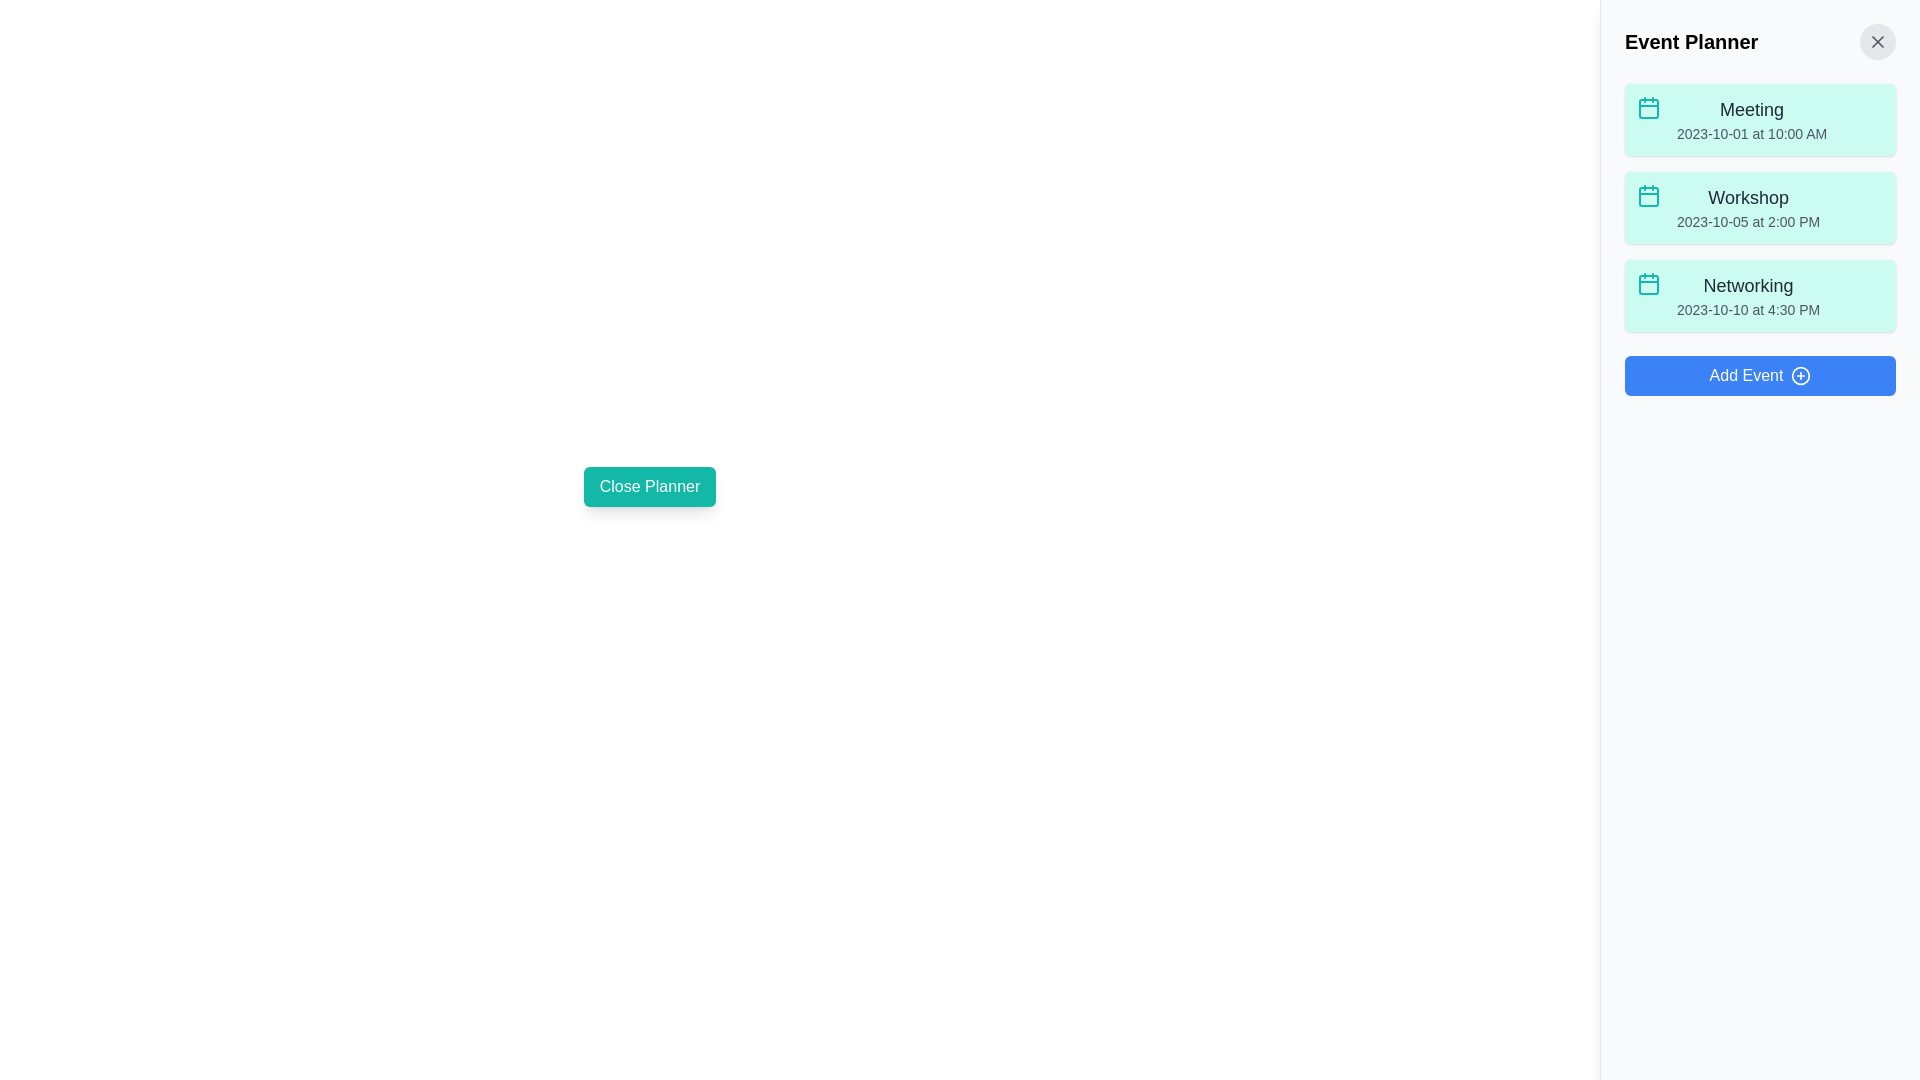  Describe the element at coordinates (1747, 309) in the screenshot. I see `the static text label displaying '2023-10-10 at 4:30 PM' located below the 'Networking' title within the highlighted card` at that location.